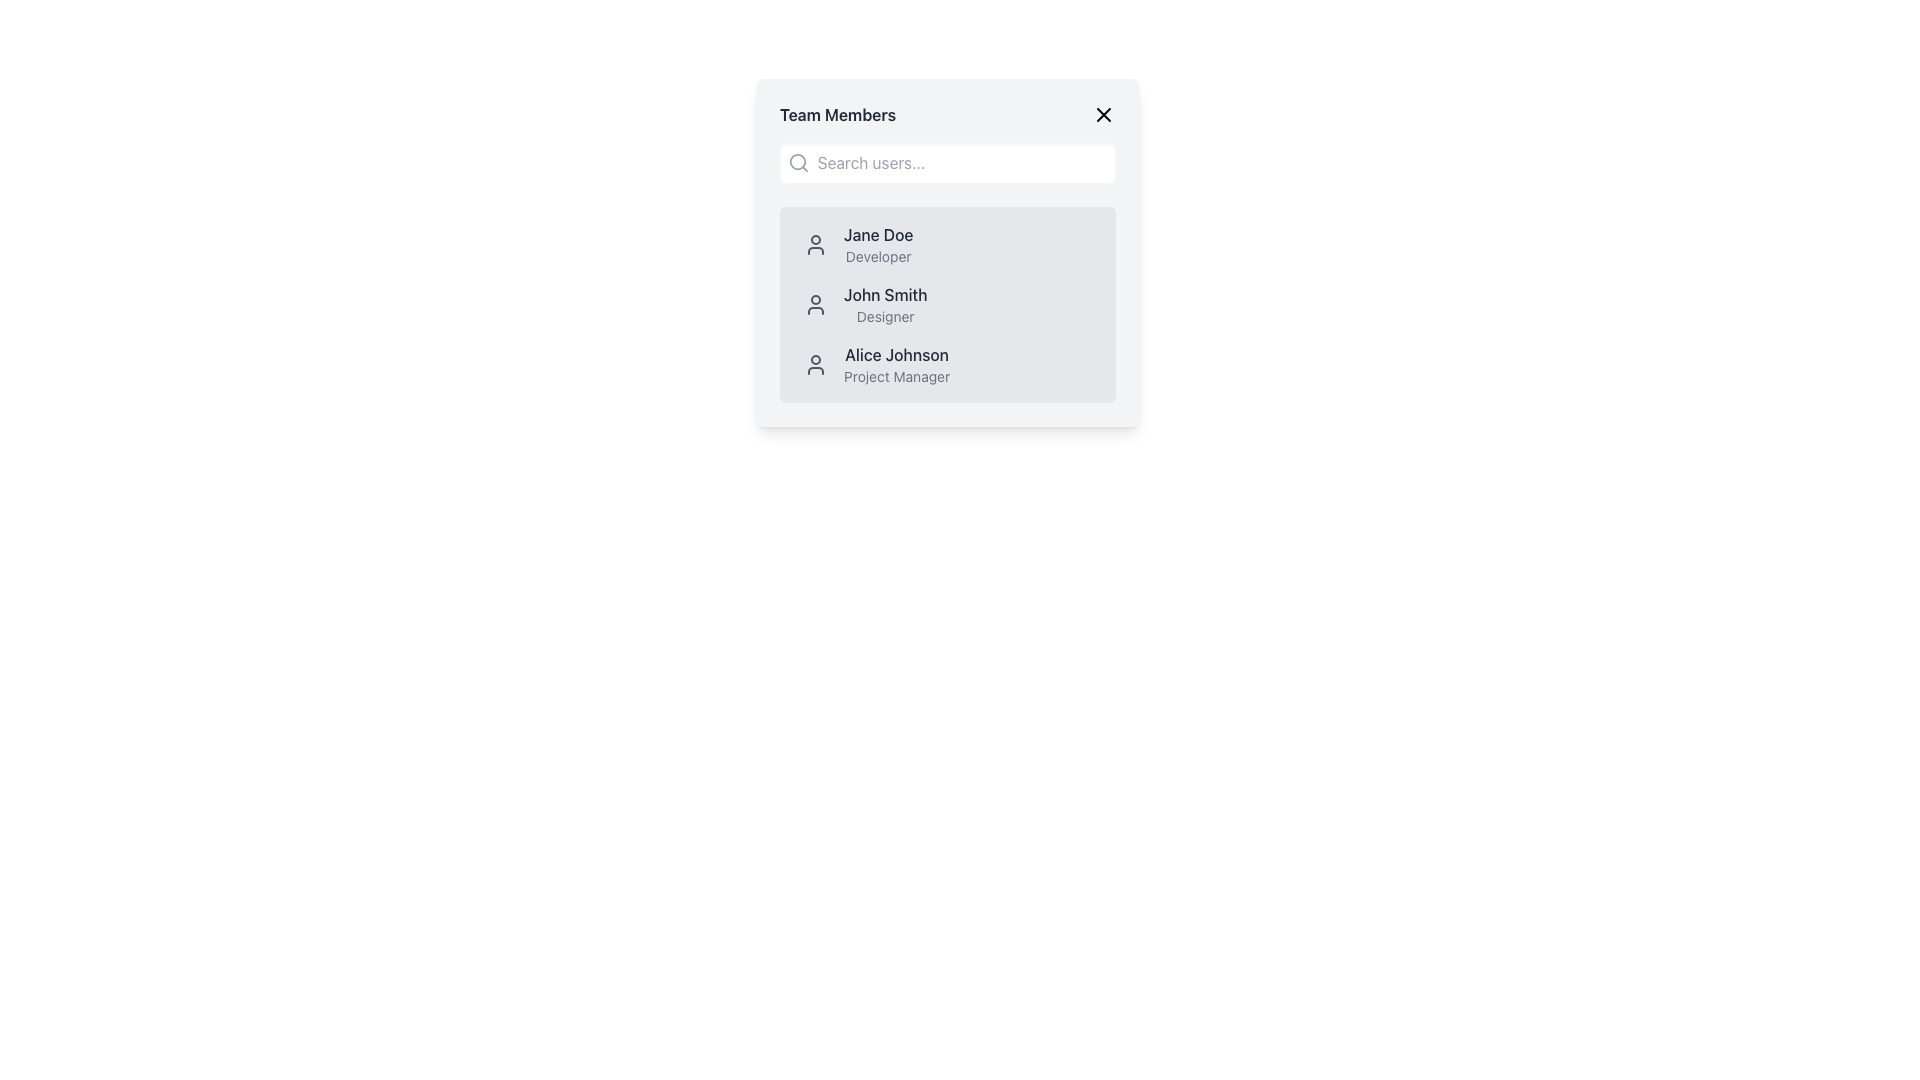  What do you see at coordinates (896, 377) in the screenshot?
I see `the label indicating the role or designation of 'Alice Johnson' in the 'Team Members' panel, located below the name and slightly indented` at bounding box center [896, 377].